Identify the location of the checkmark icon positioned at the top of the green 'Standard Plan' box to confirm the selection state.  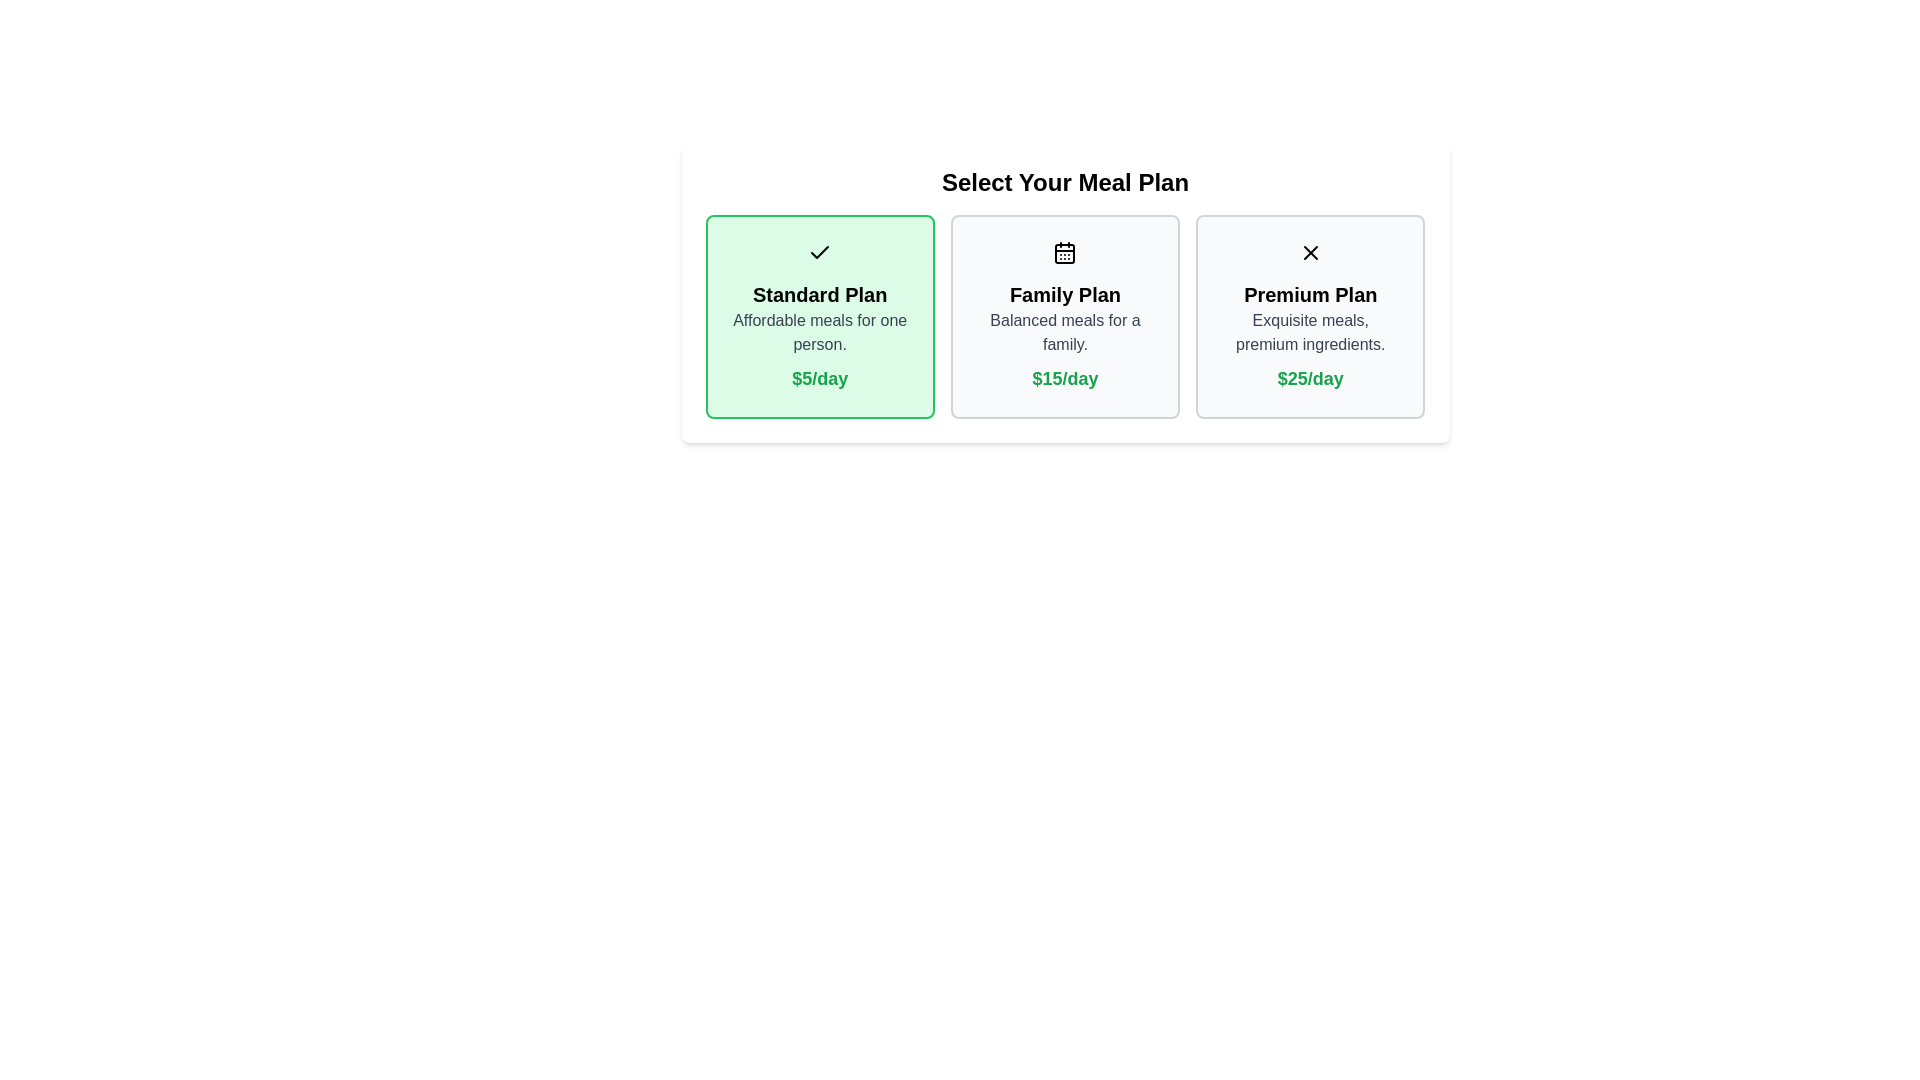
(820, 251).